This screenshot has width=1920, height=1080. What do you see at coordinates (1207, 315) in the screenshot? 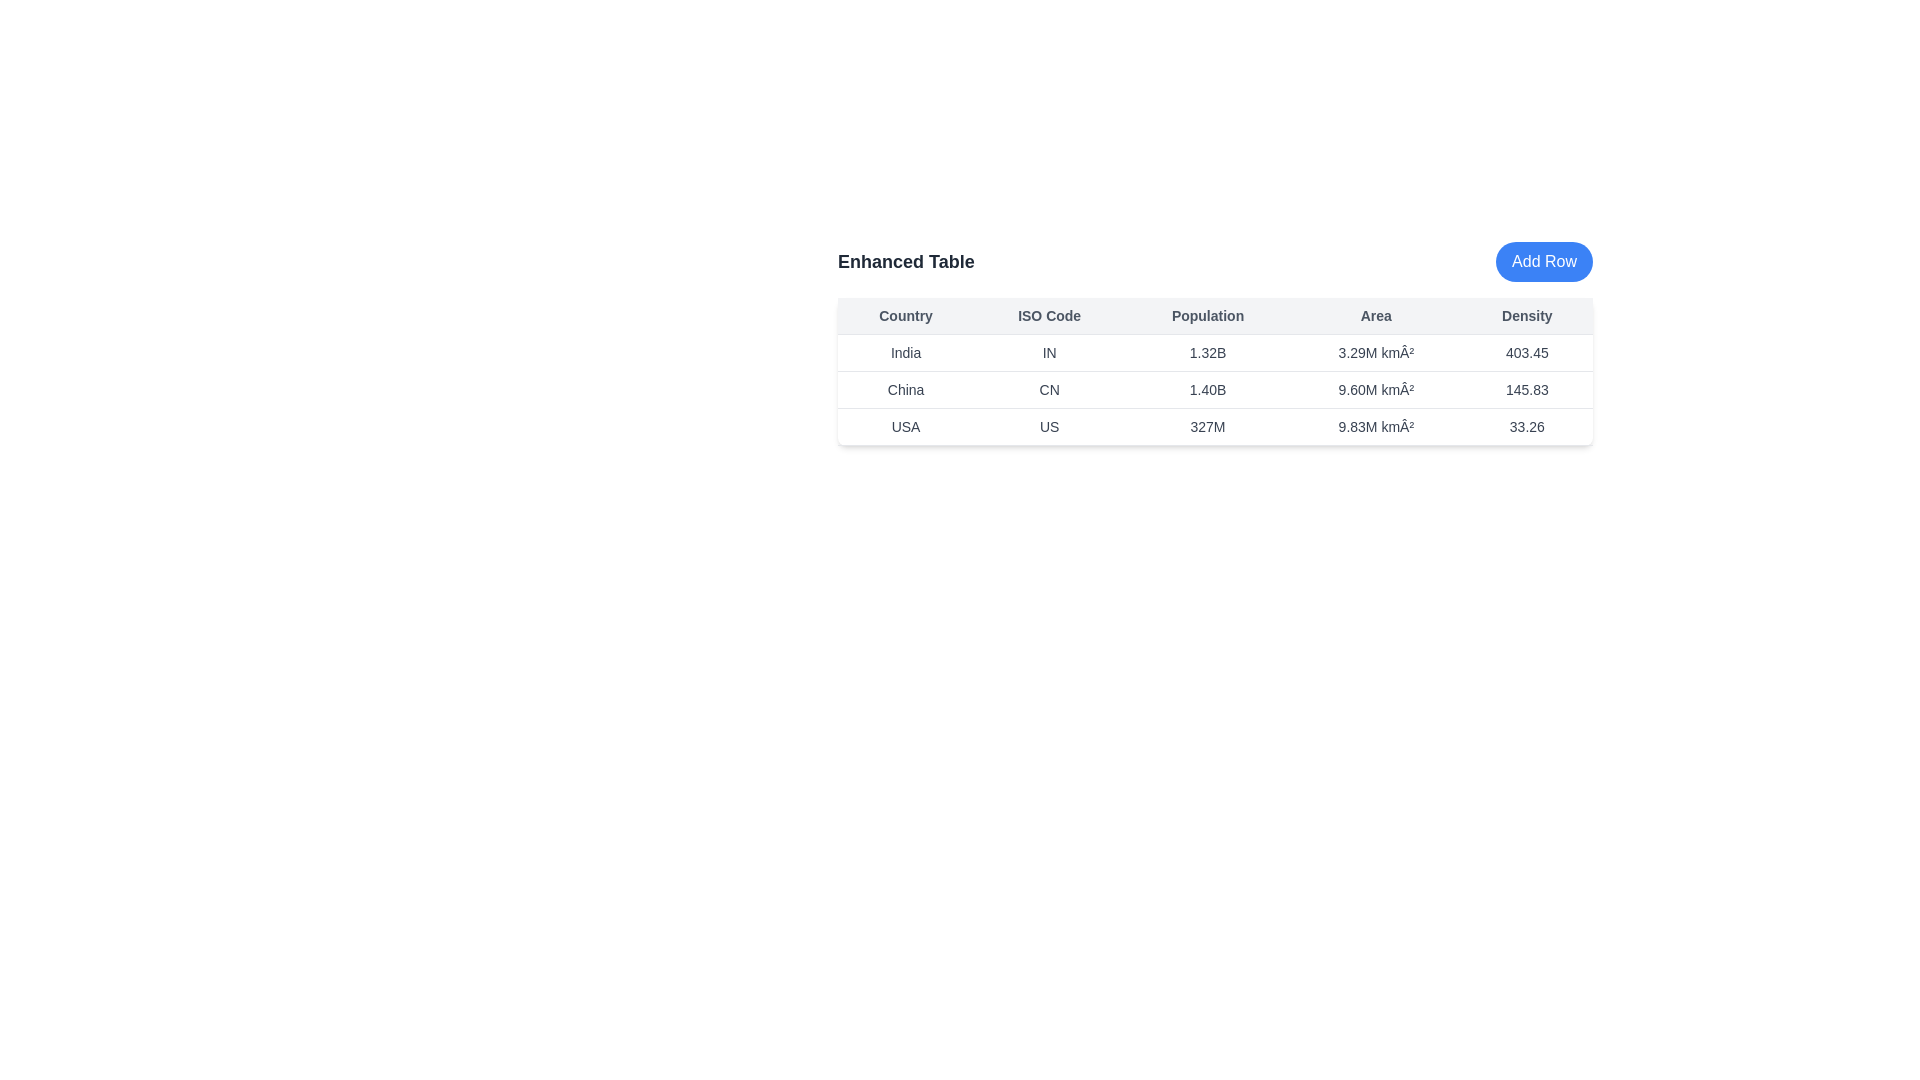
I see `the 'Population' text label which is a bold, gray header in the table, positioned between 'ISO Code' and 'Area'` at bounding box center [1207, 315].